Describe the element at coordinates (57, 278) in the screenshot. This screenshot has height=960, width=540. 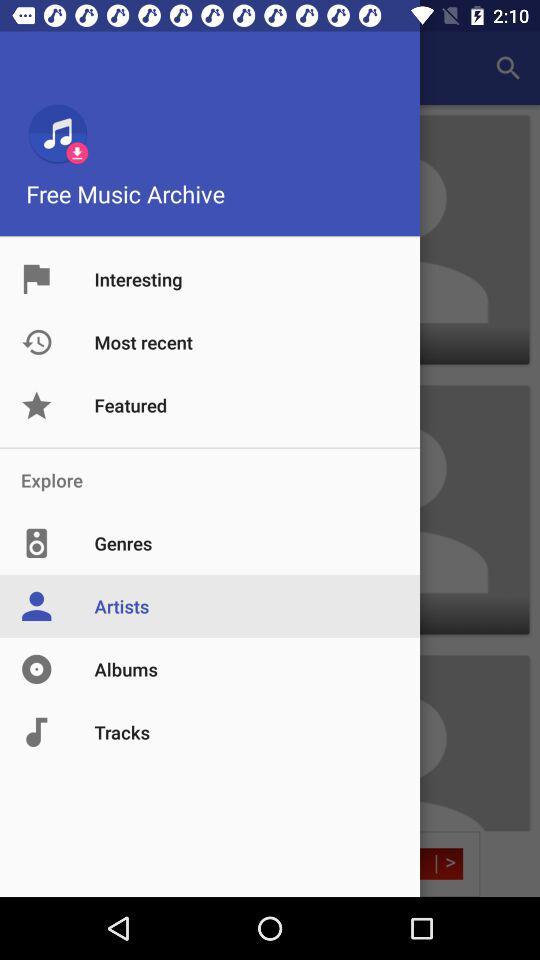
I see `the image option to the left of the text interesting` at that location.